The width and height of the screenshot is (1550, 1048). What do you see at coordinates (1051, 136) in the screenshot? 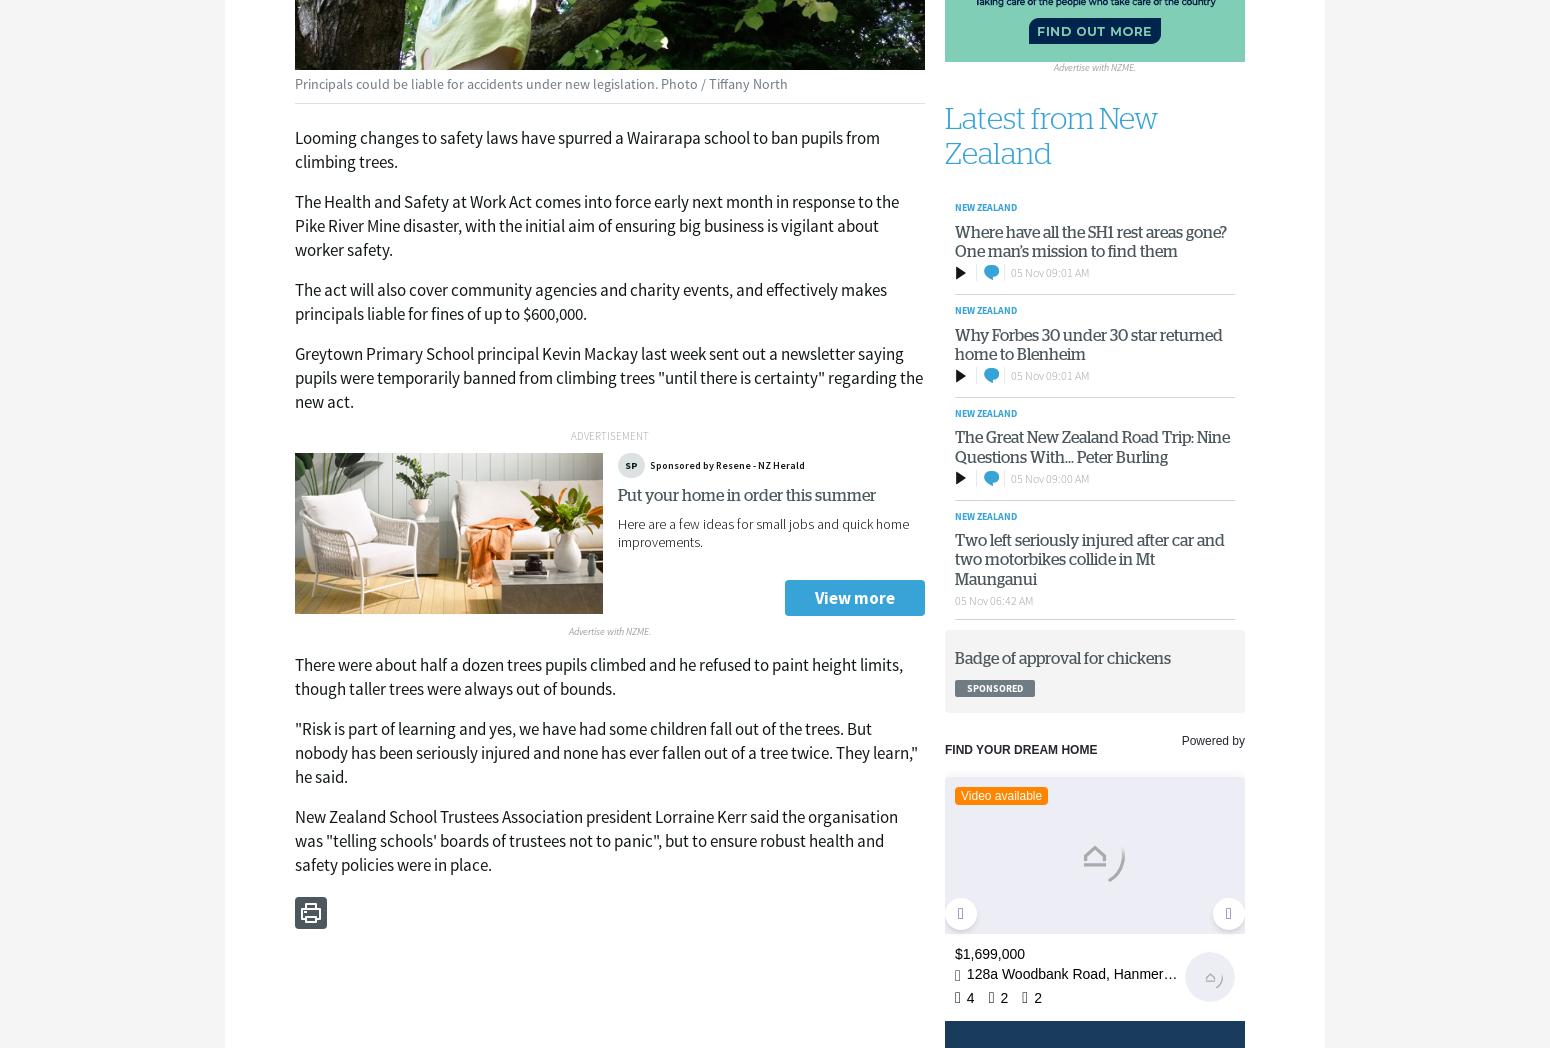
I see `'Latest from New Zealand'` at bounding box center [1051, 136].